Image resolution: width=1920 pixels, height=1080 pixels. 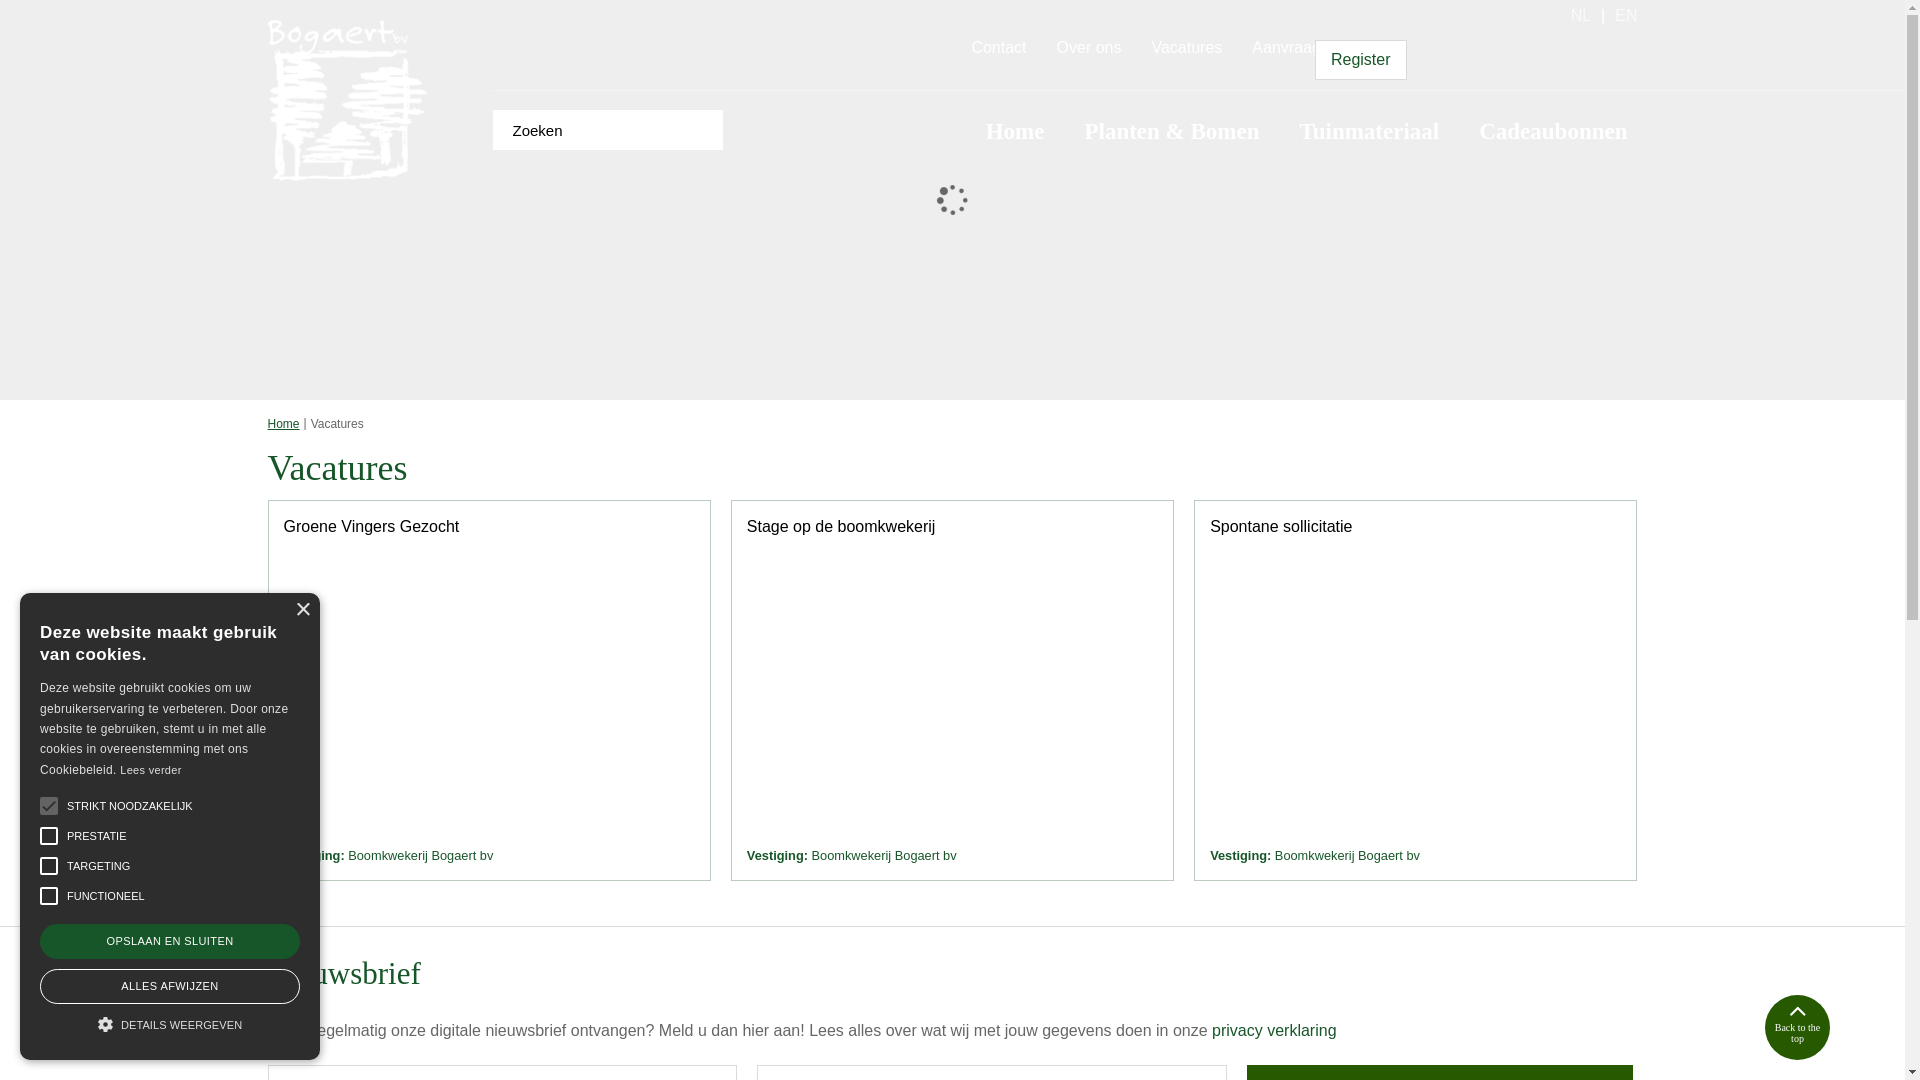 What do you see at coordinates (149, 769) in the screenshot?
I see `'Lees verder'` at bounding box center [149, 769].